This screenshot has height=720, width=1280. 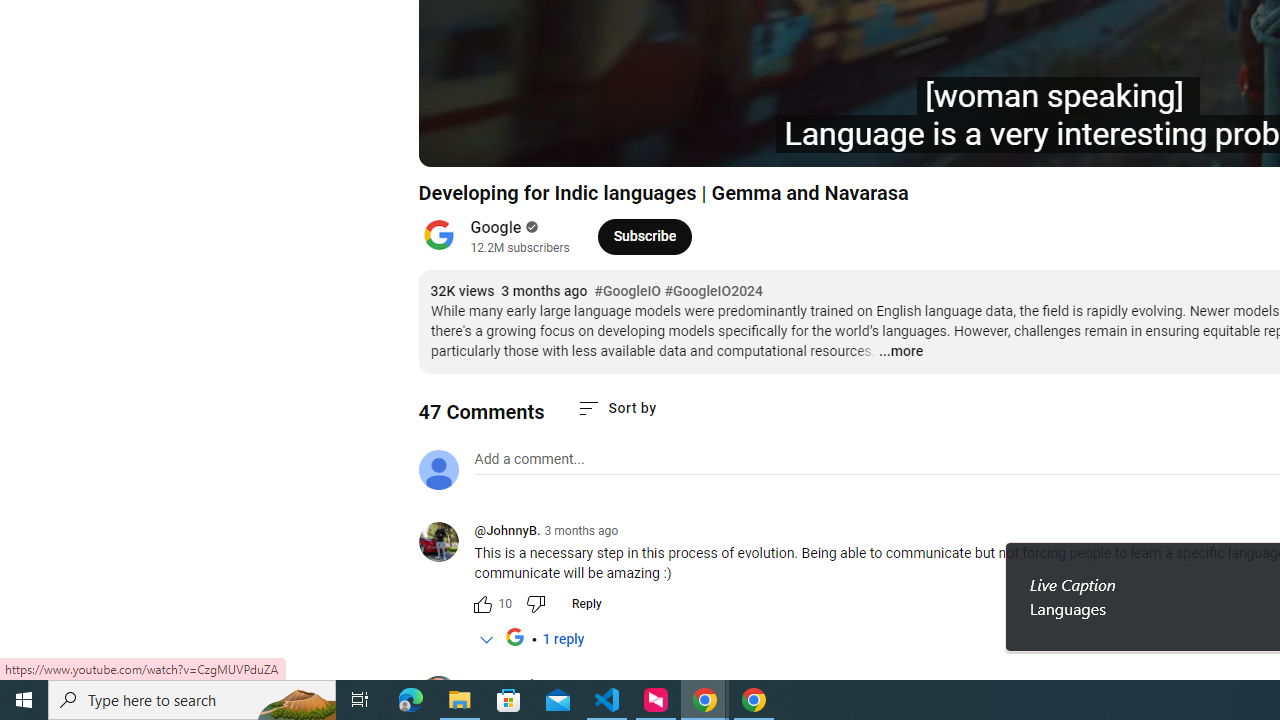 I want to click on 'Reply', so click(x=585, y=603).